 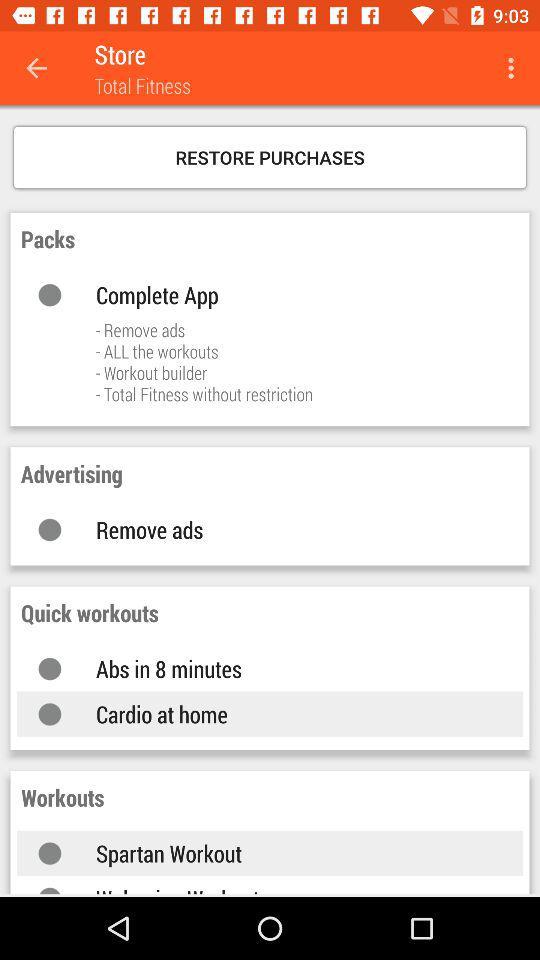 What do you see at coordinates (288, 668) in the screenshot?
I see `the item below the quick workouts item` at bounding box center [288, 668].